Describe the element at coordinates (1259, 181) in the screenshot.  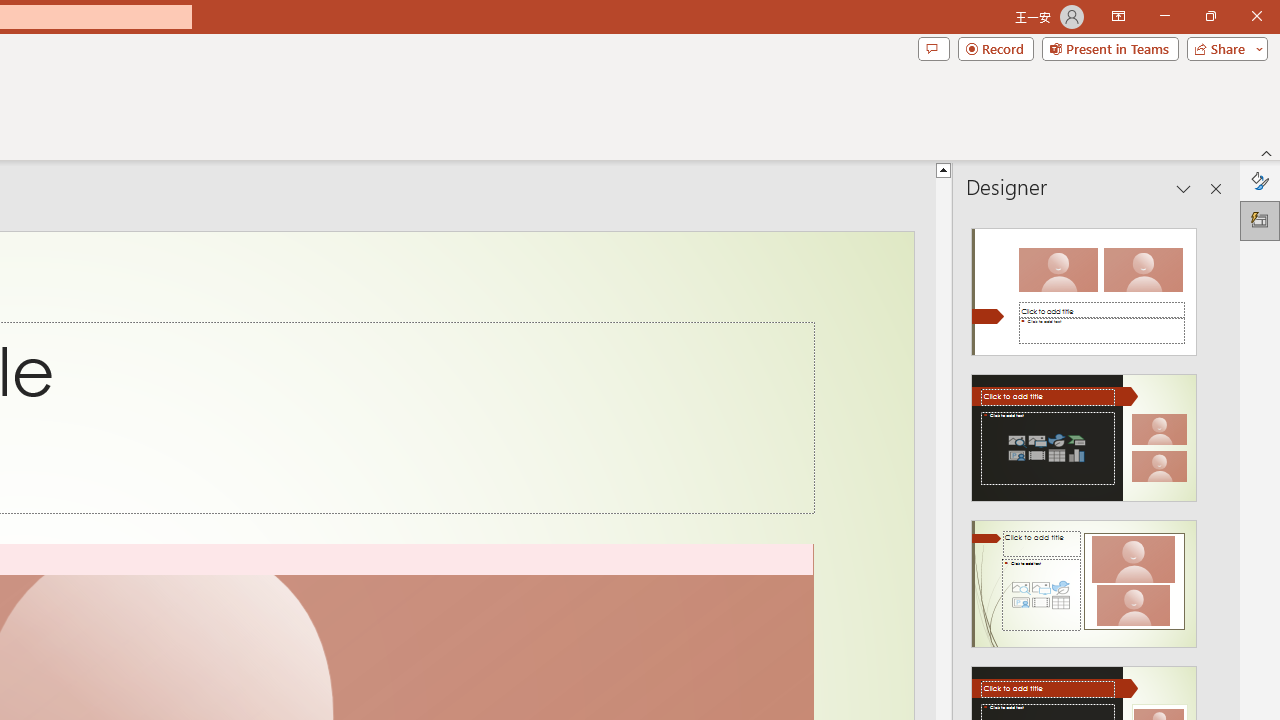
I see `'Format Background'` at that location.